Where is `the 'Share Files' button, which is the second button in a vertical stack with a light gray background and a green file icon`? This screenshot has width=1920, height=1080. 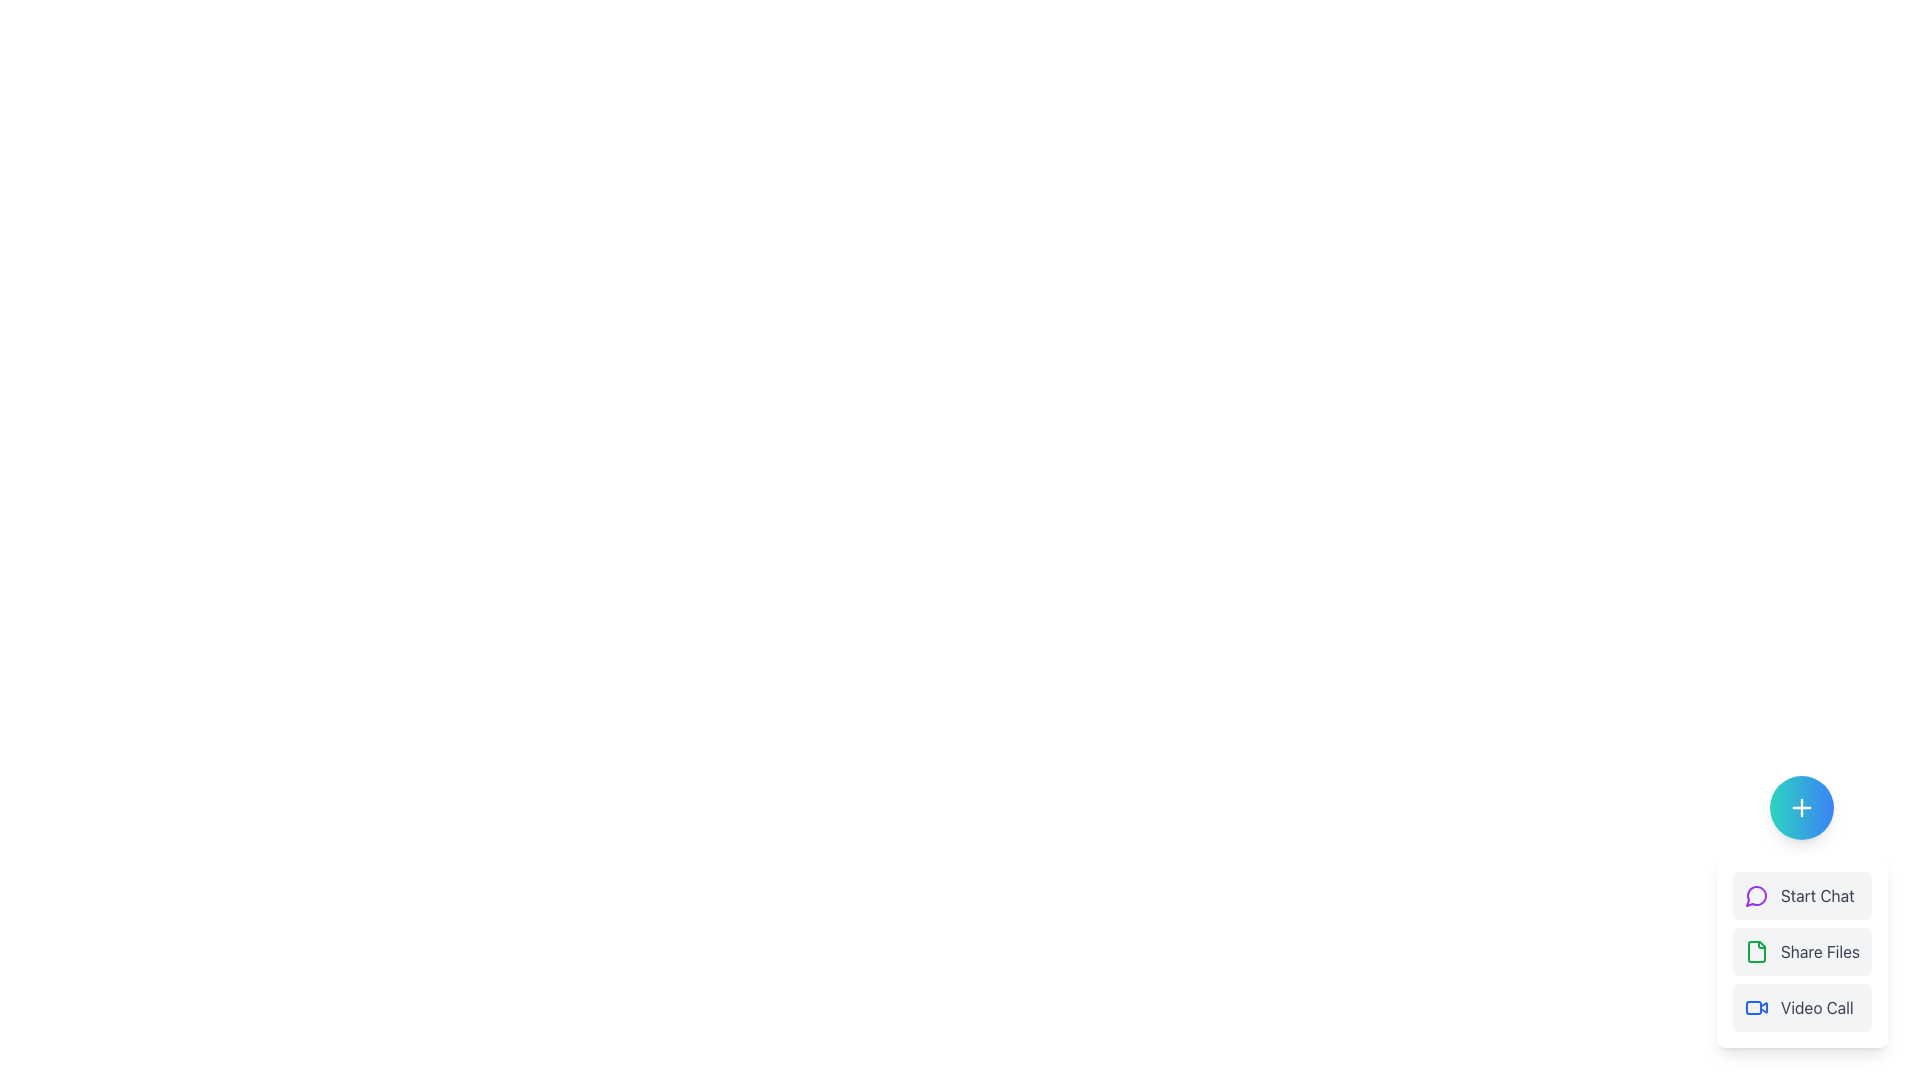
the 'Share Files' button, which is the second button in a vertical stack with a light gray background and a green file icon is located at coordinates (1802, 951).